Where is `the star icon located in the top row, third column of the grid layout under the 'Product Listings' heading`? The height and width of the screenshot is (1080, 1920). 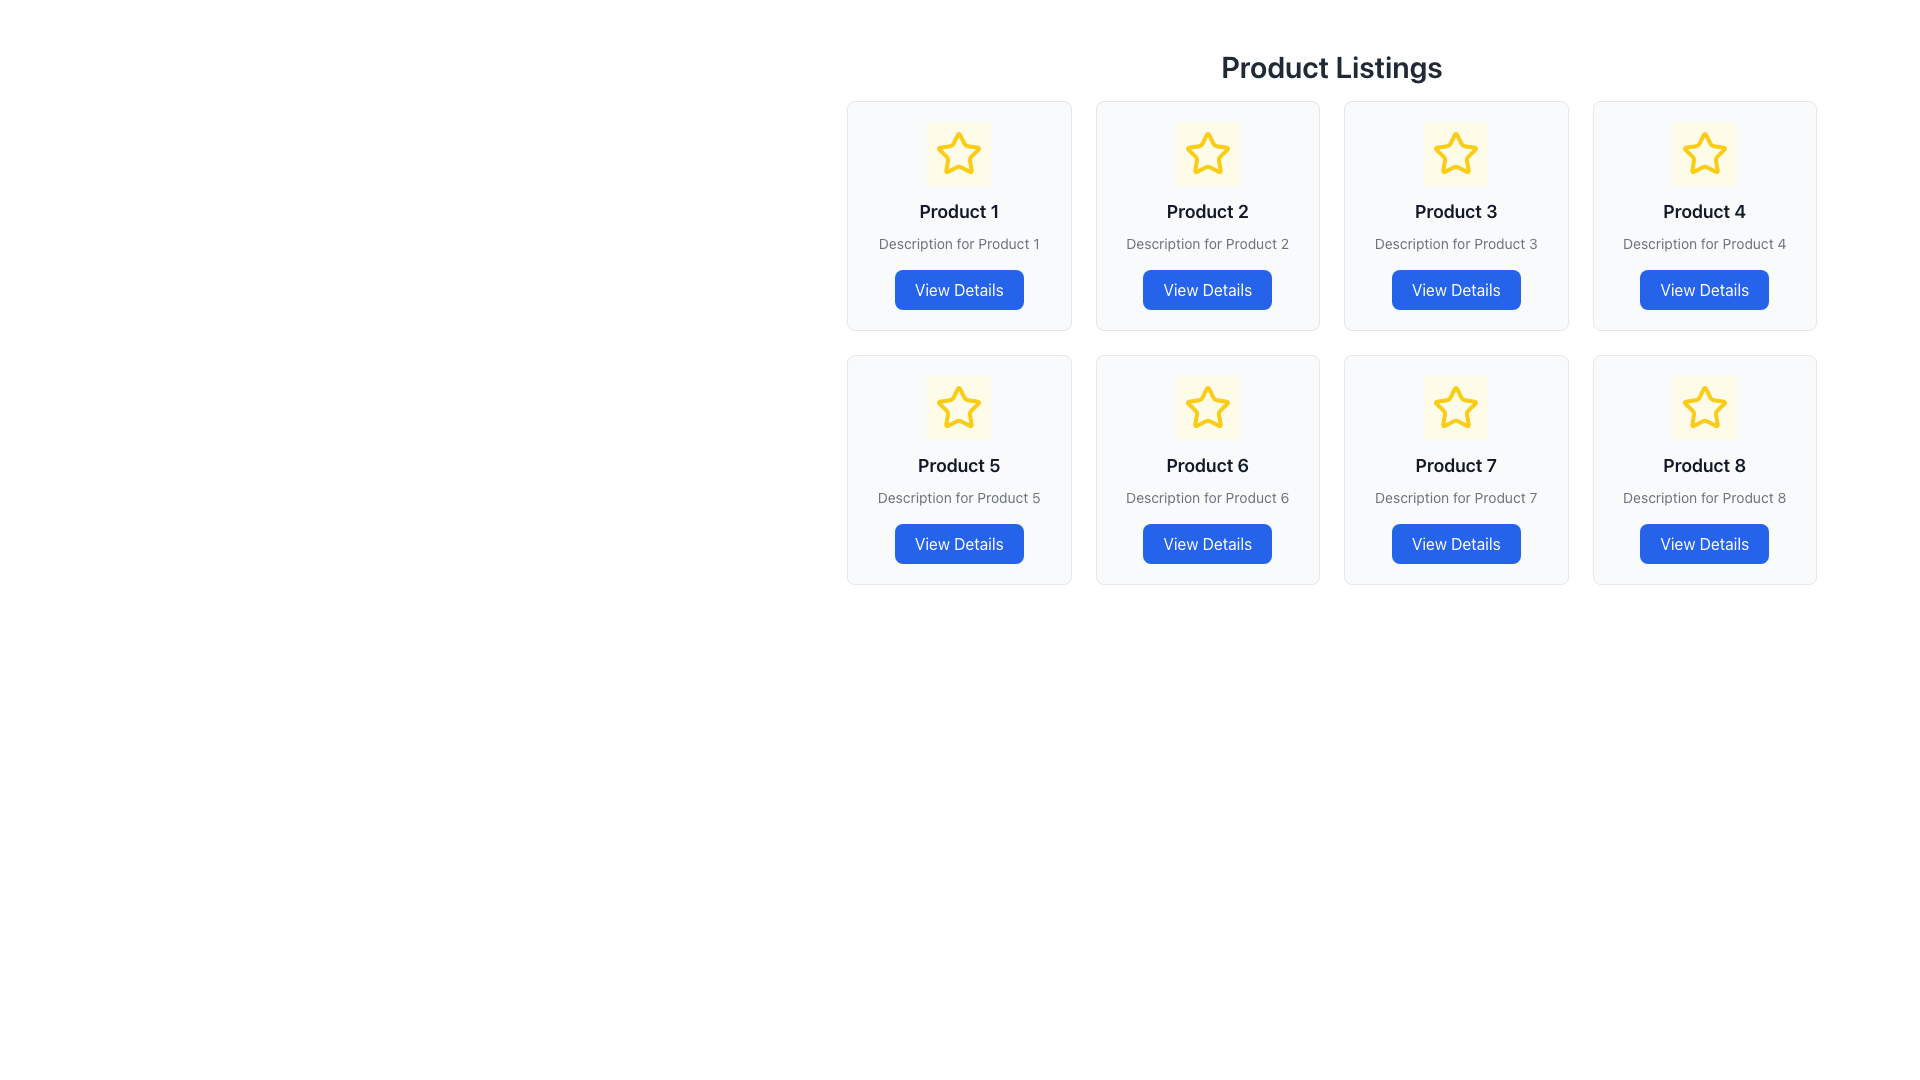
the star icon located in the top row, third column of the grid layout under the 'Product Listings' heading is located at coordinates (1456, 153).